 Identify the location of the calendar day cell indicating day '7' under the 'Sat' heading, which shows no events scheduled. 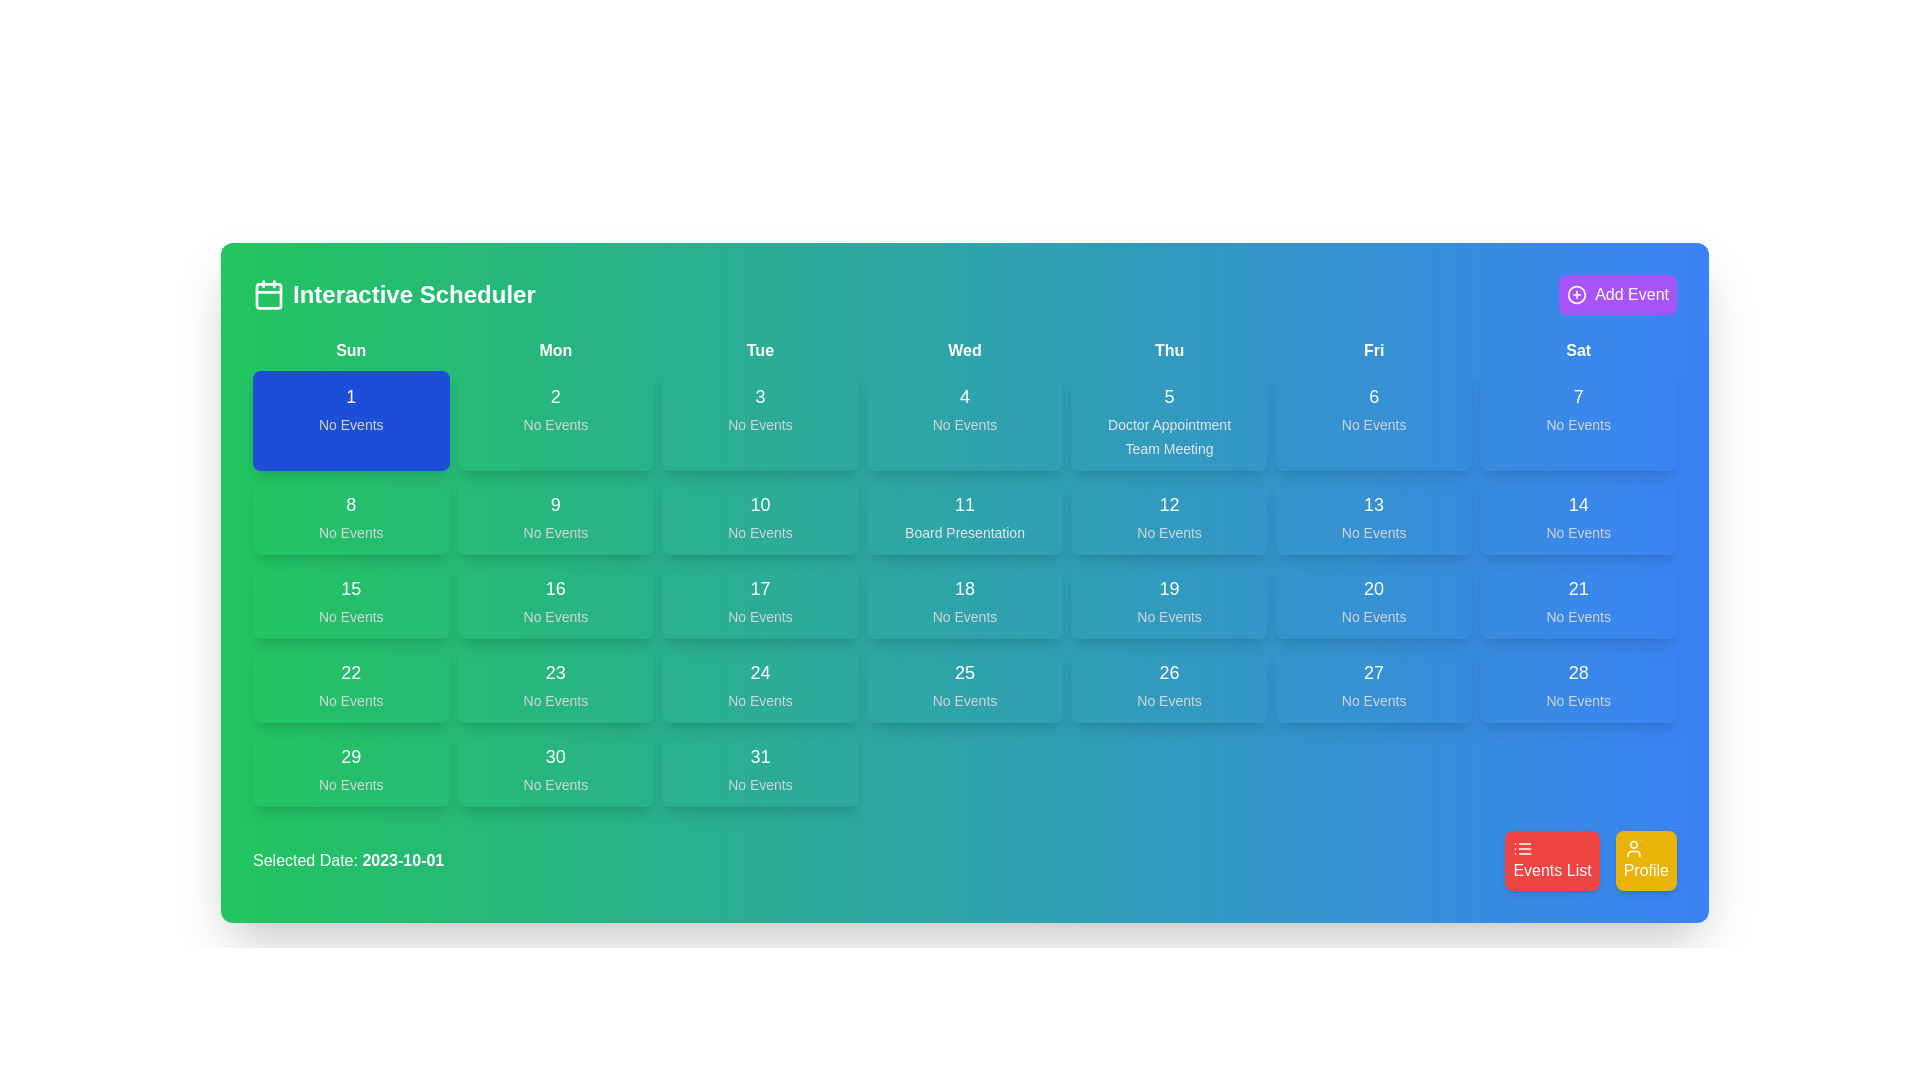
(1577, 419).